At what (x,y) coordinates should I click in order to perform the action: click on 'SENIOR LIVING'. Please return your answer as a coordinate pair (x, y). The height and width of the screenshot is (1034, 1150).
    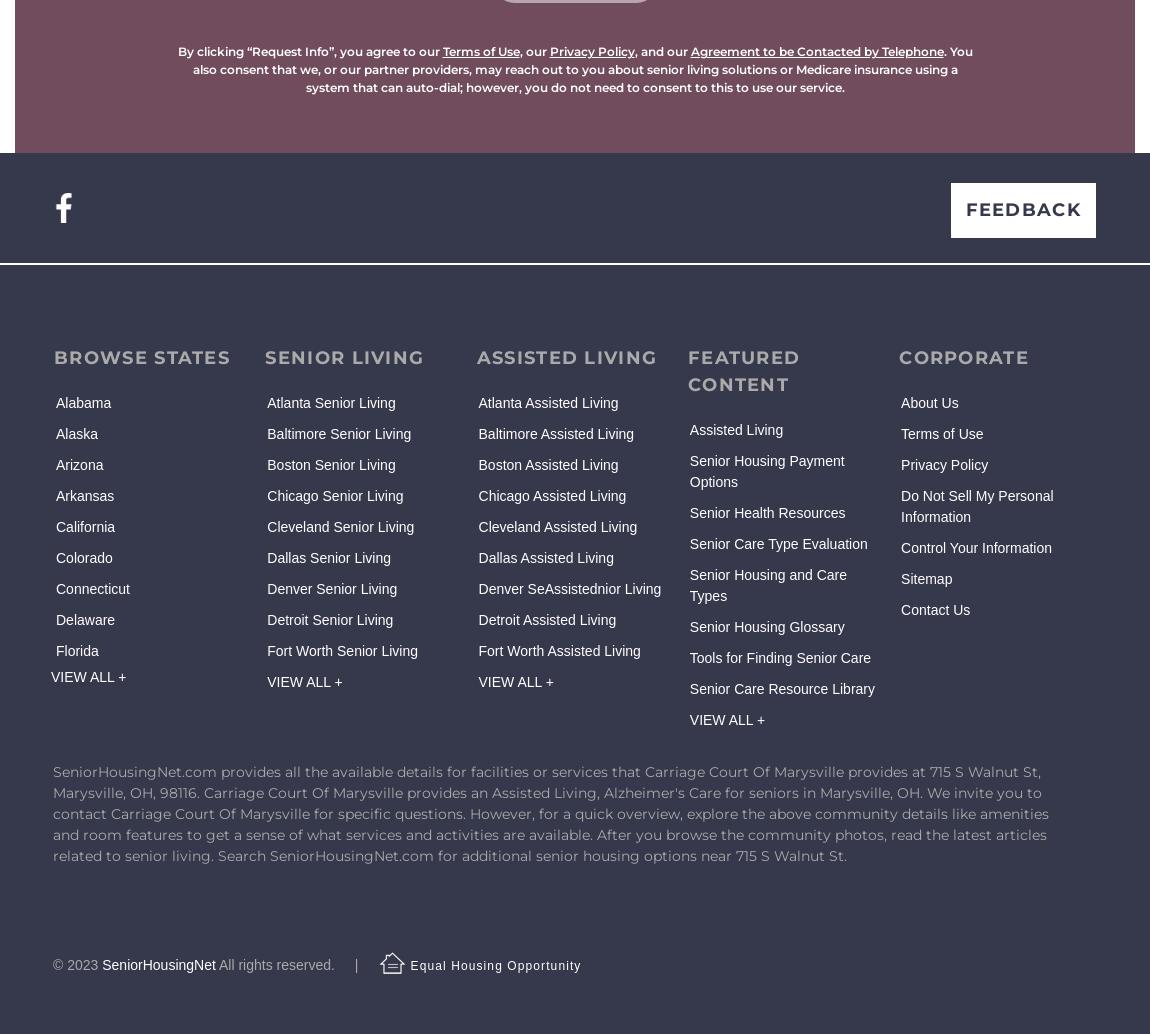
    Looking at the image, I should click on (344, 356).